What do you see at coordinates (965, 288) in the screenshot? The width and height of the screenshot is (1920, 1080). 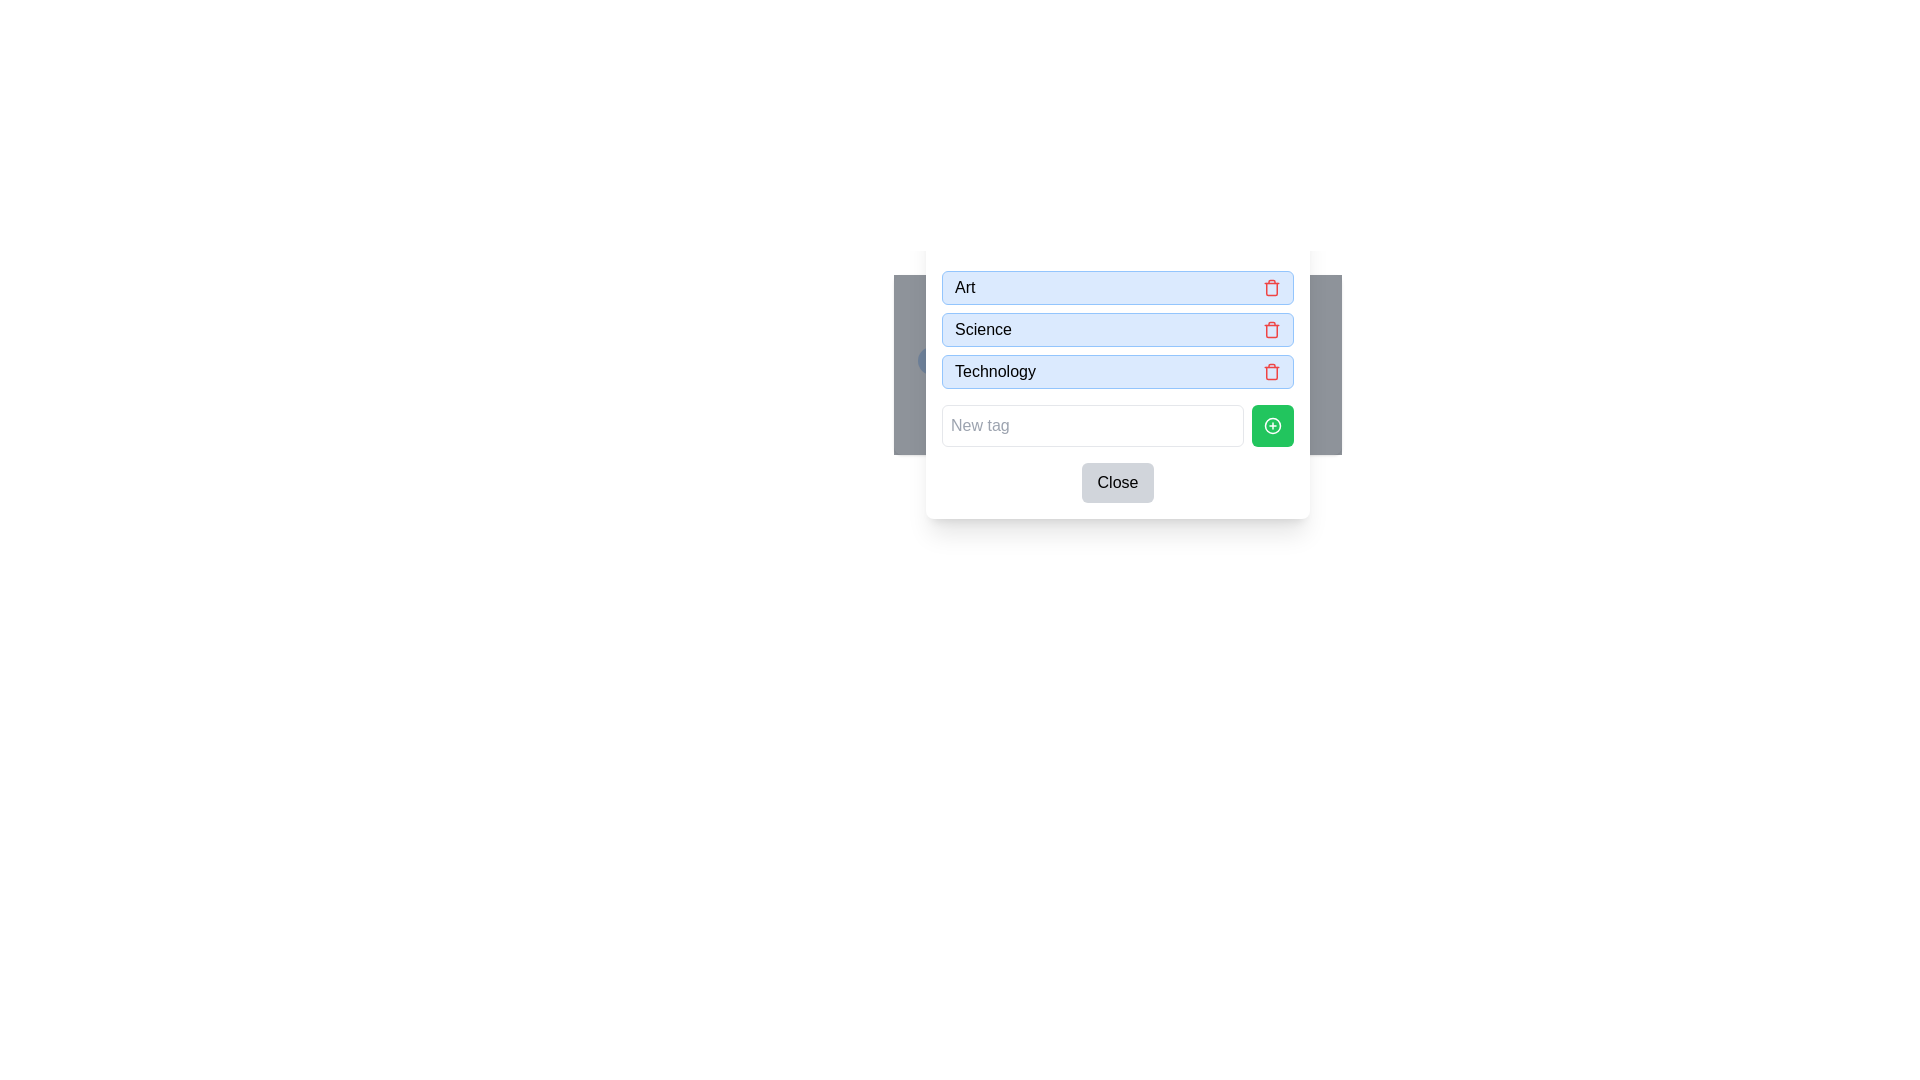 I see `the text label displaying 'Art' in black font, which is located in a light blue background rectangle at the upper-left corner of a popup dialog` at bounding box center [965, 288].